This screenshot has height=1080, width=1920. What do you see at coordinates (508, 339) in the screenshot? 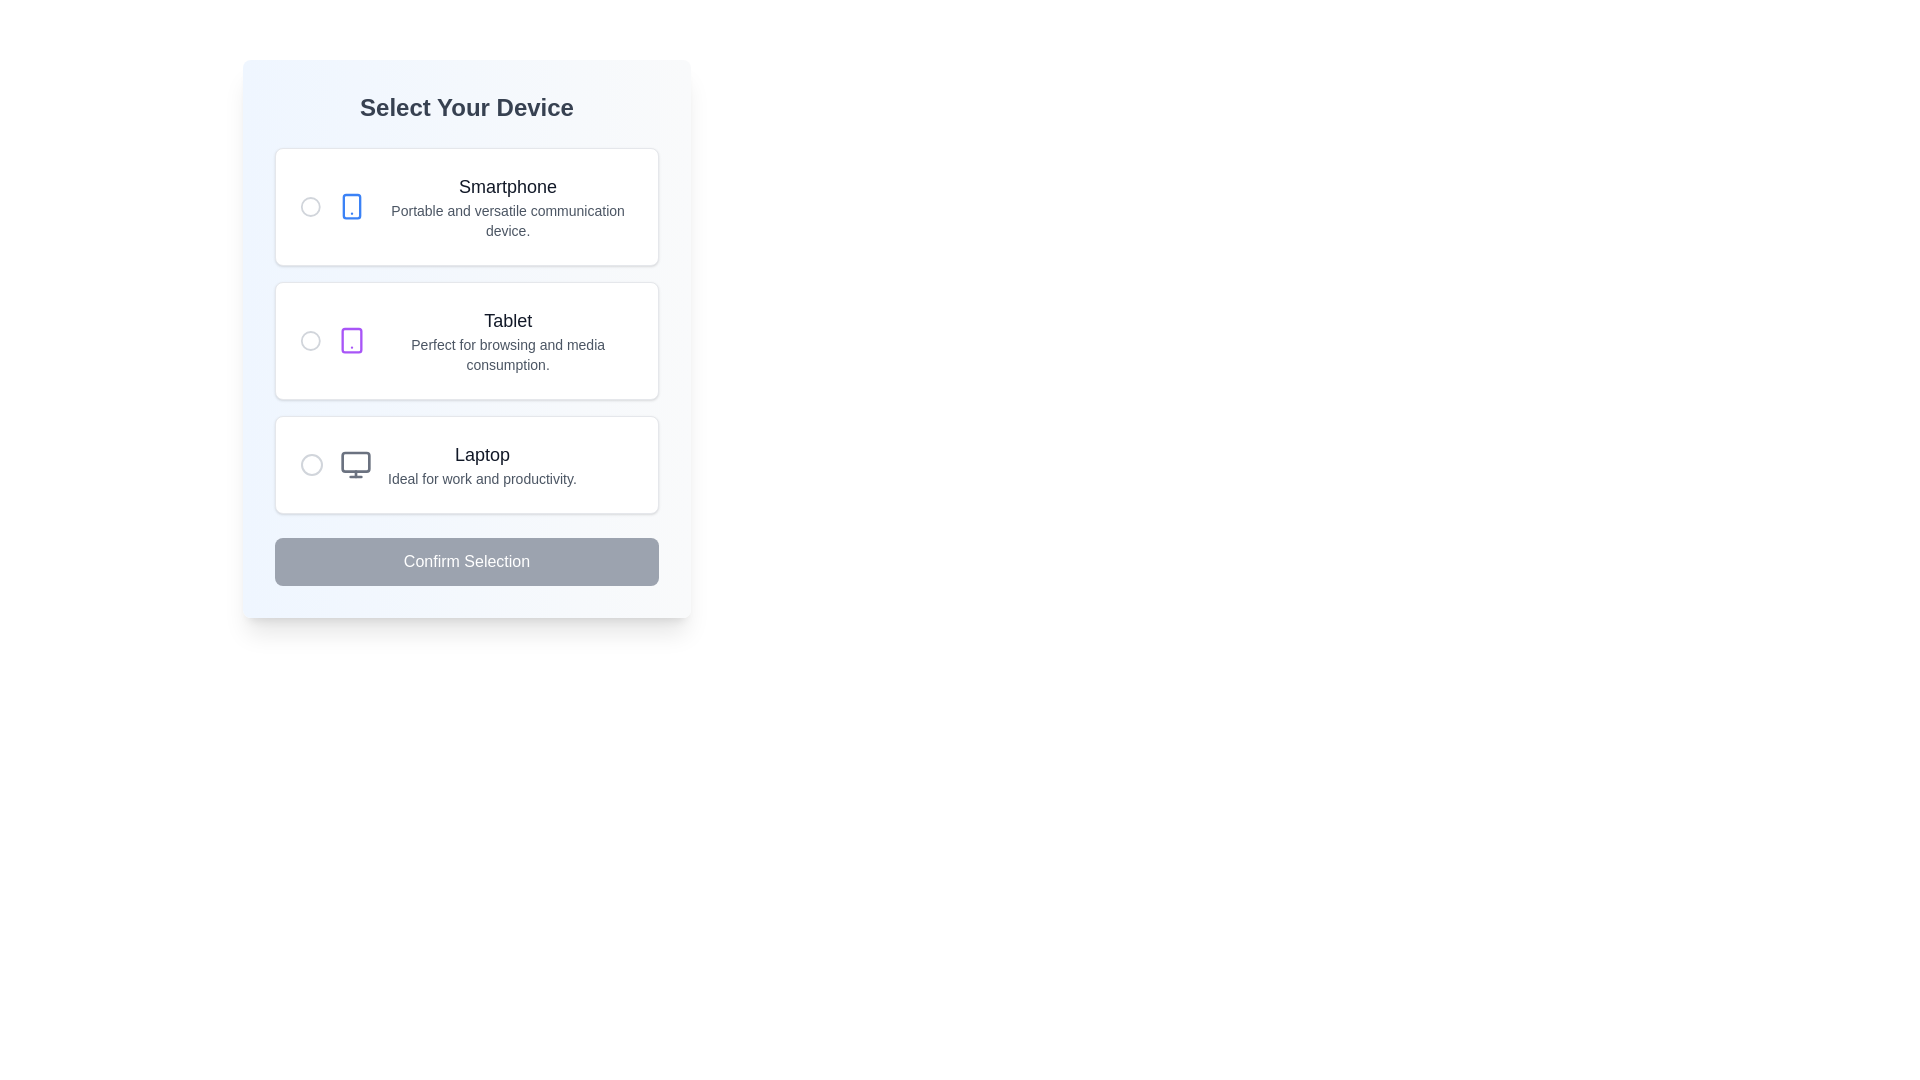
I see `the descriptive text block that labels and describes the 'Tablet' selection option` at bounding box center [508, 339].